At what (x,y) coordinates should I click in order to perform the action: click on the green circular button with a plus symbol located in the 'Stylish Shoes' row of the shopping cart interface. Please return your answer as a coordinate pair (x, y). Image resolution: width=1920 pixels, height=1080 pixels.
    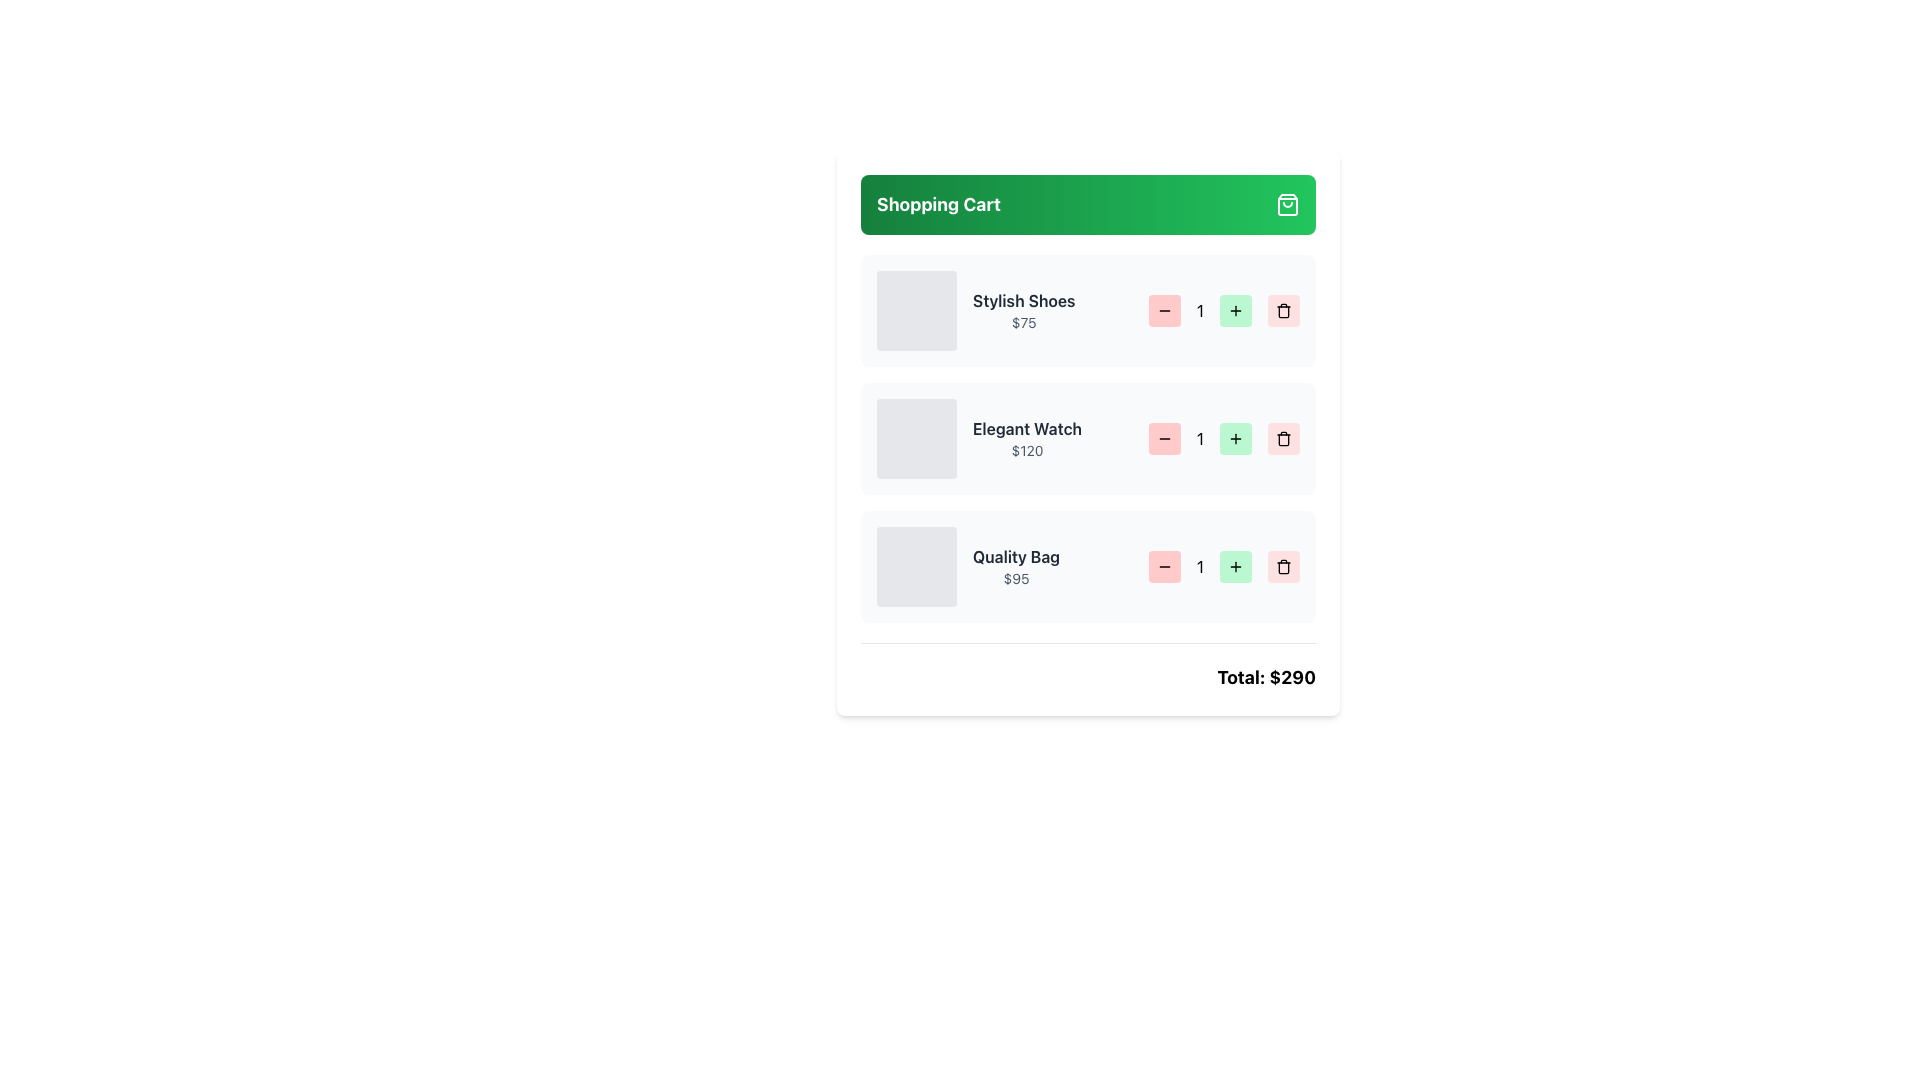
    Looking at the image, I should click on (1235, 311).